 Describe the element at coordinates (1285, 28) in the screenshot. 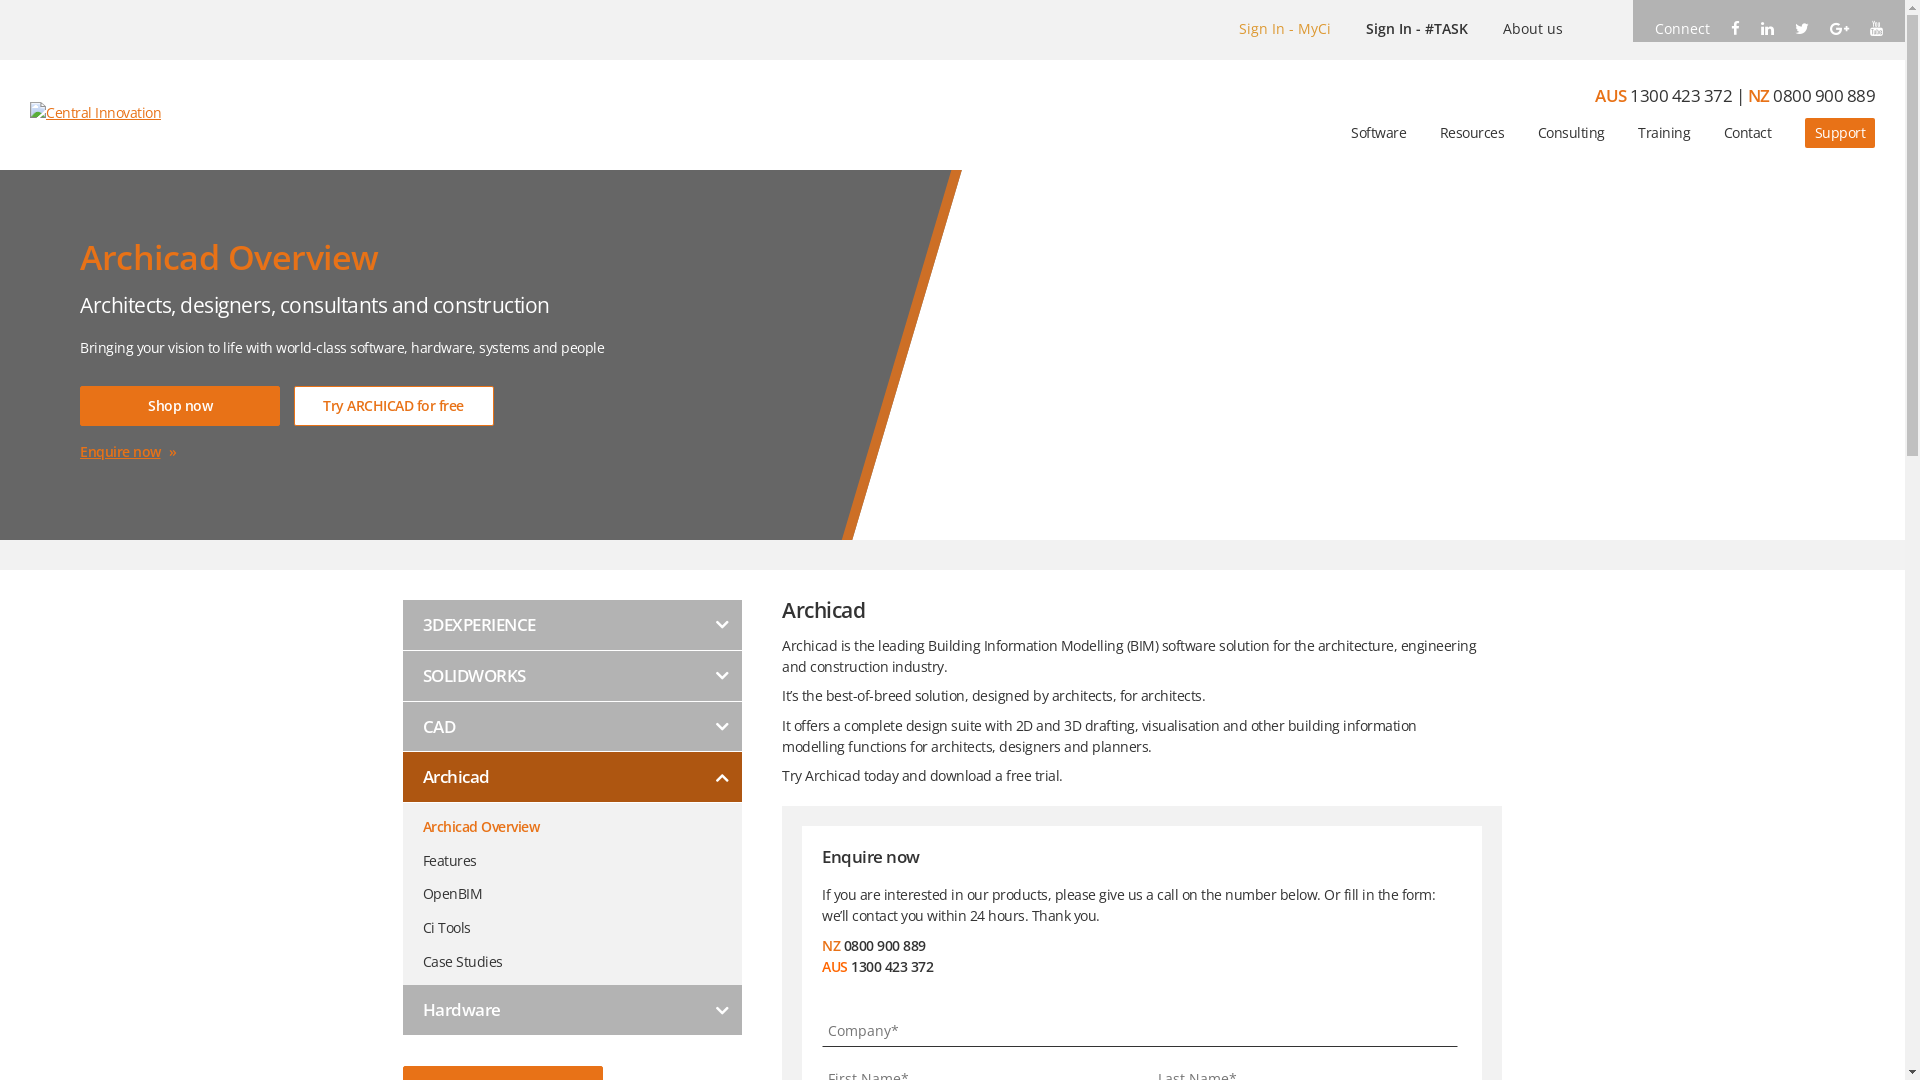

I see `'Sign In - MyCi'` at that location.